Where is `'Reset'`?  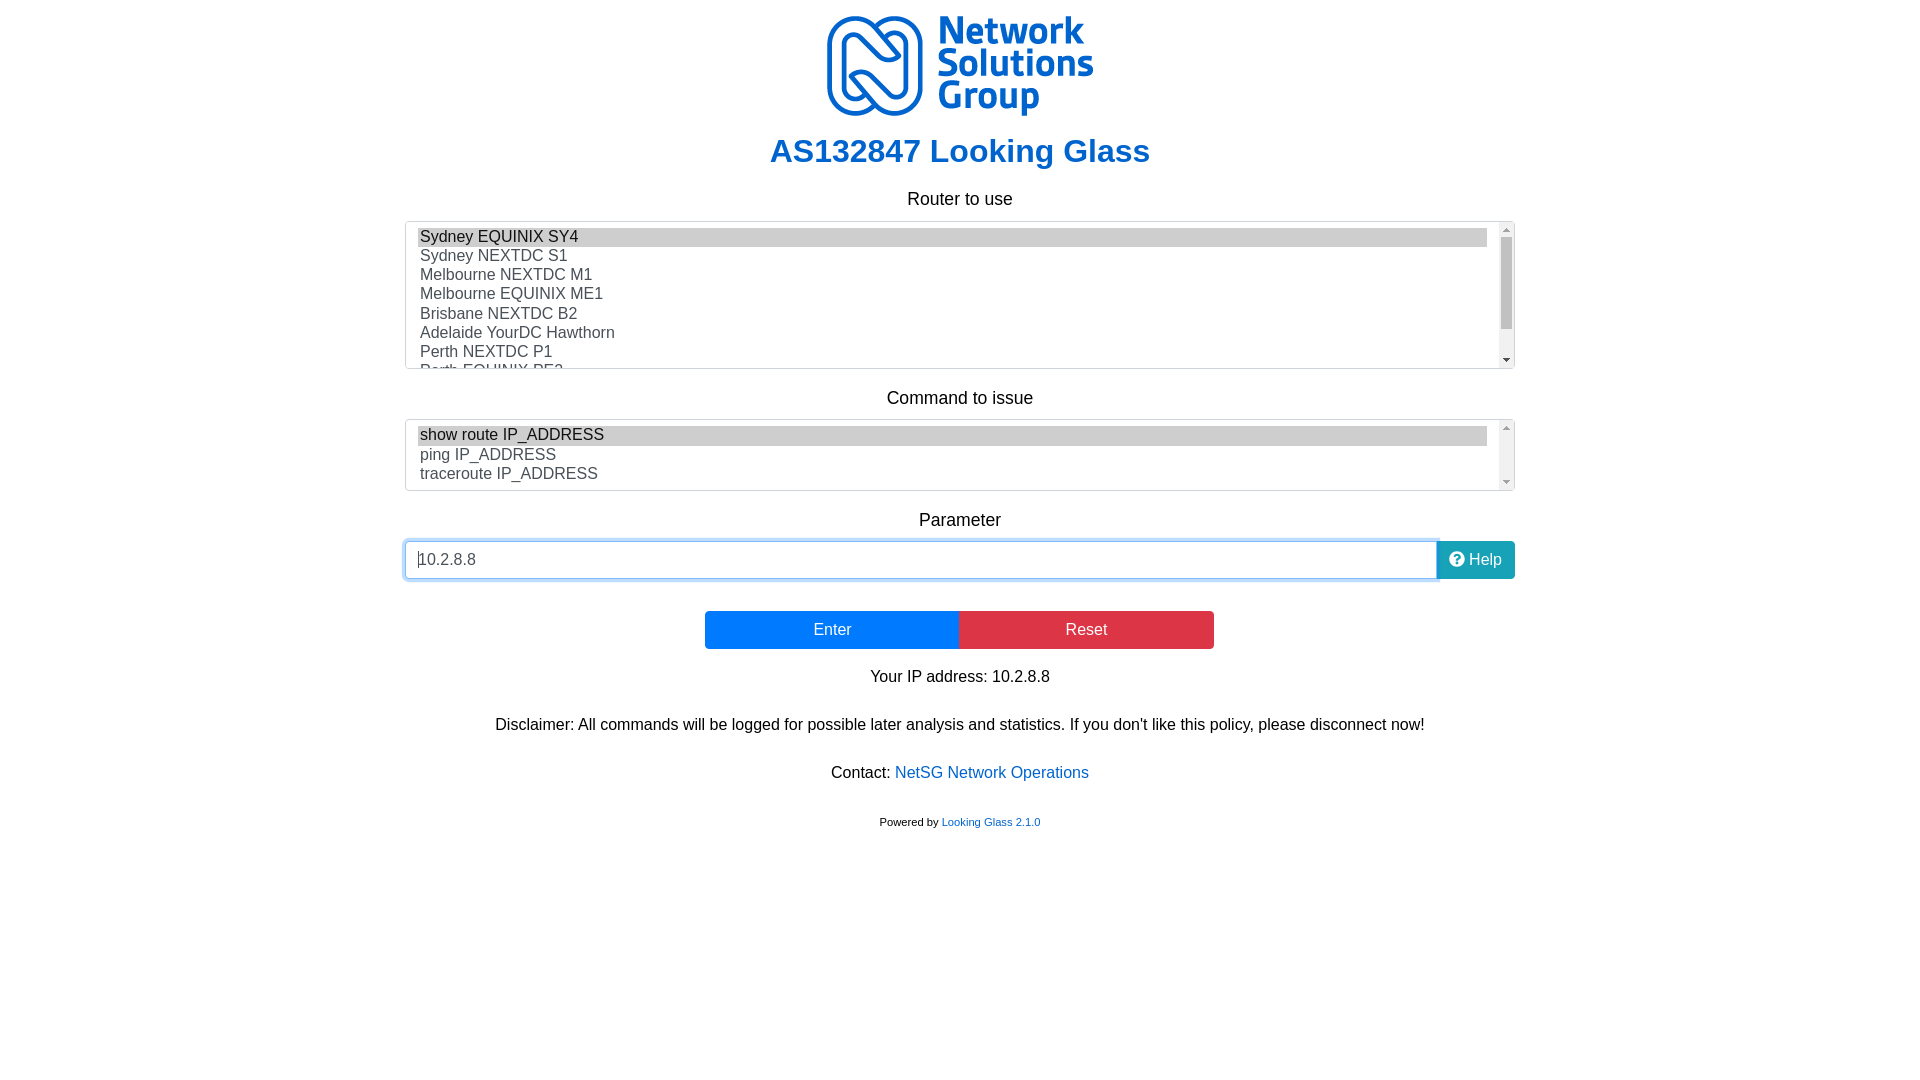 'Reset' is located at coordinates (958, 628).